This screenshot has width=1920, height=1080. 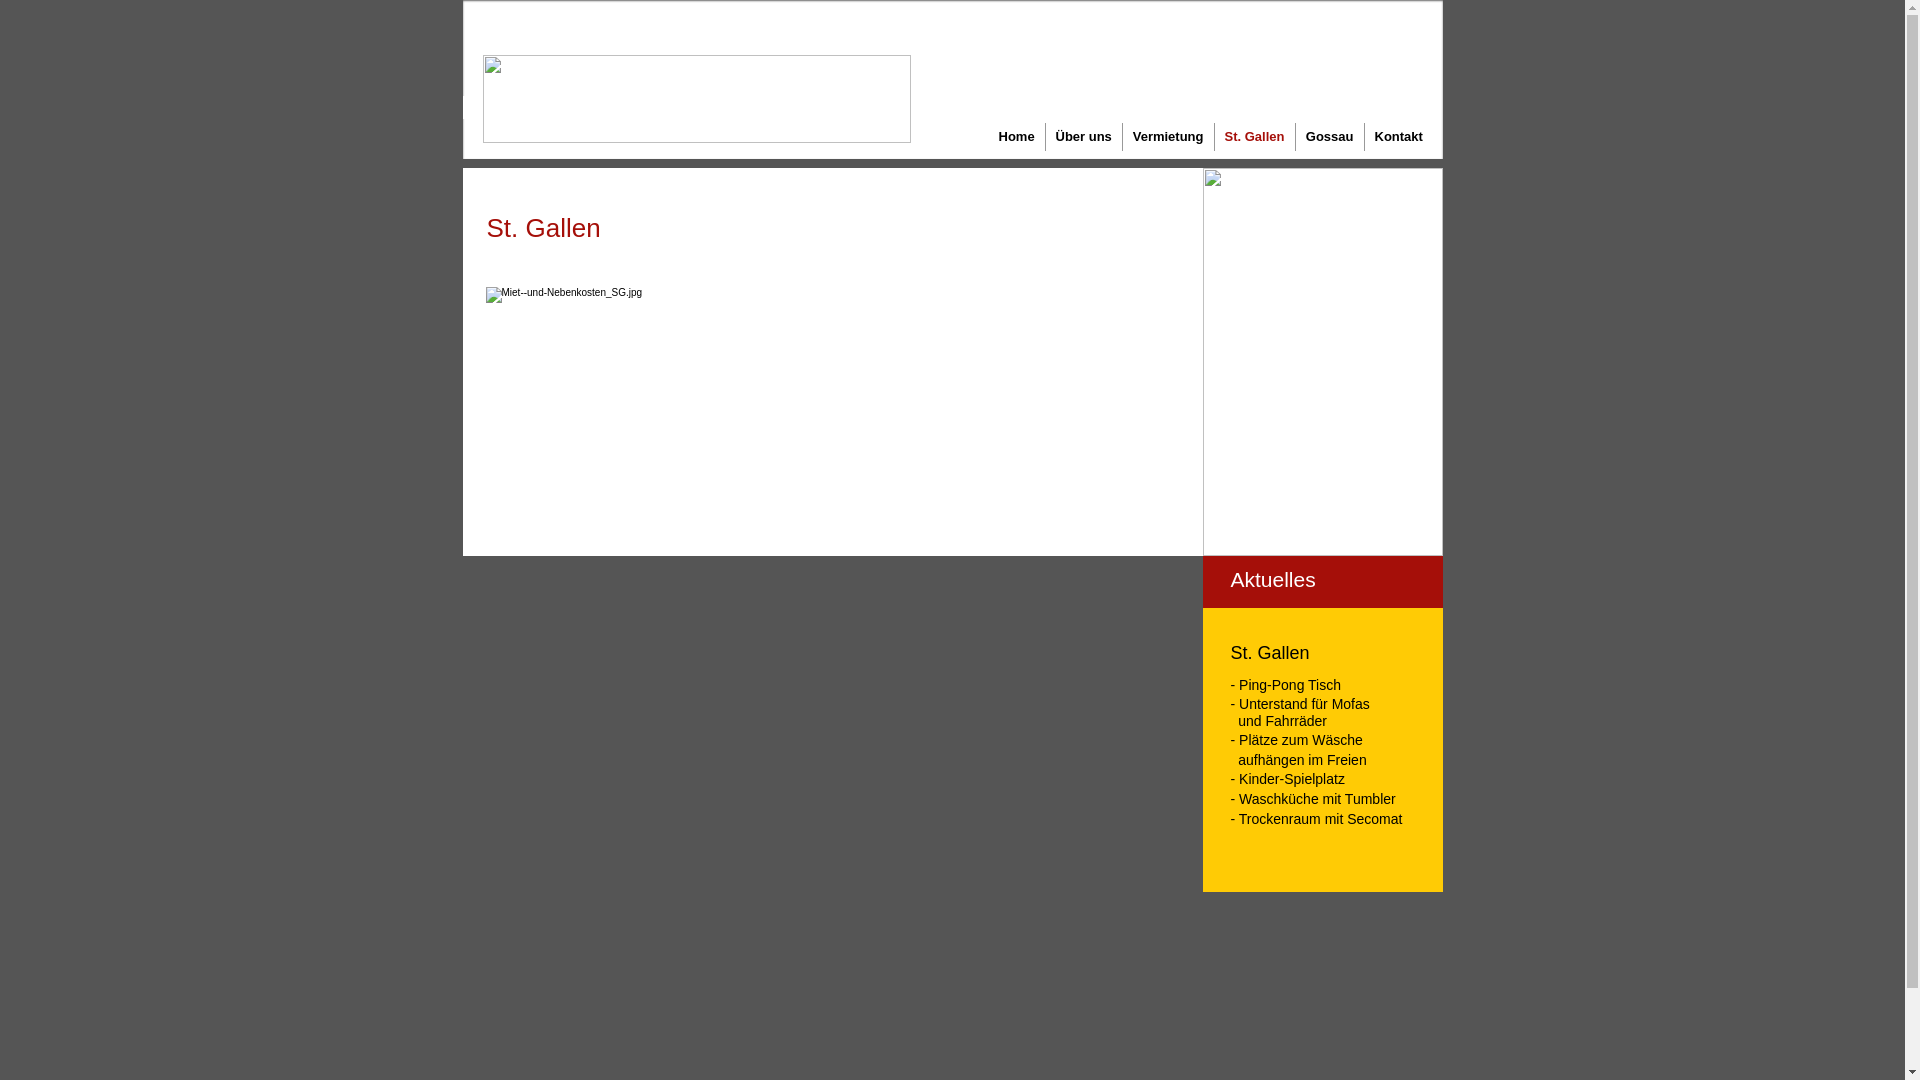 I want to click on 'Kontakt', so click(x=1362, y=136).